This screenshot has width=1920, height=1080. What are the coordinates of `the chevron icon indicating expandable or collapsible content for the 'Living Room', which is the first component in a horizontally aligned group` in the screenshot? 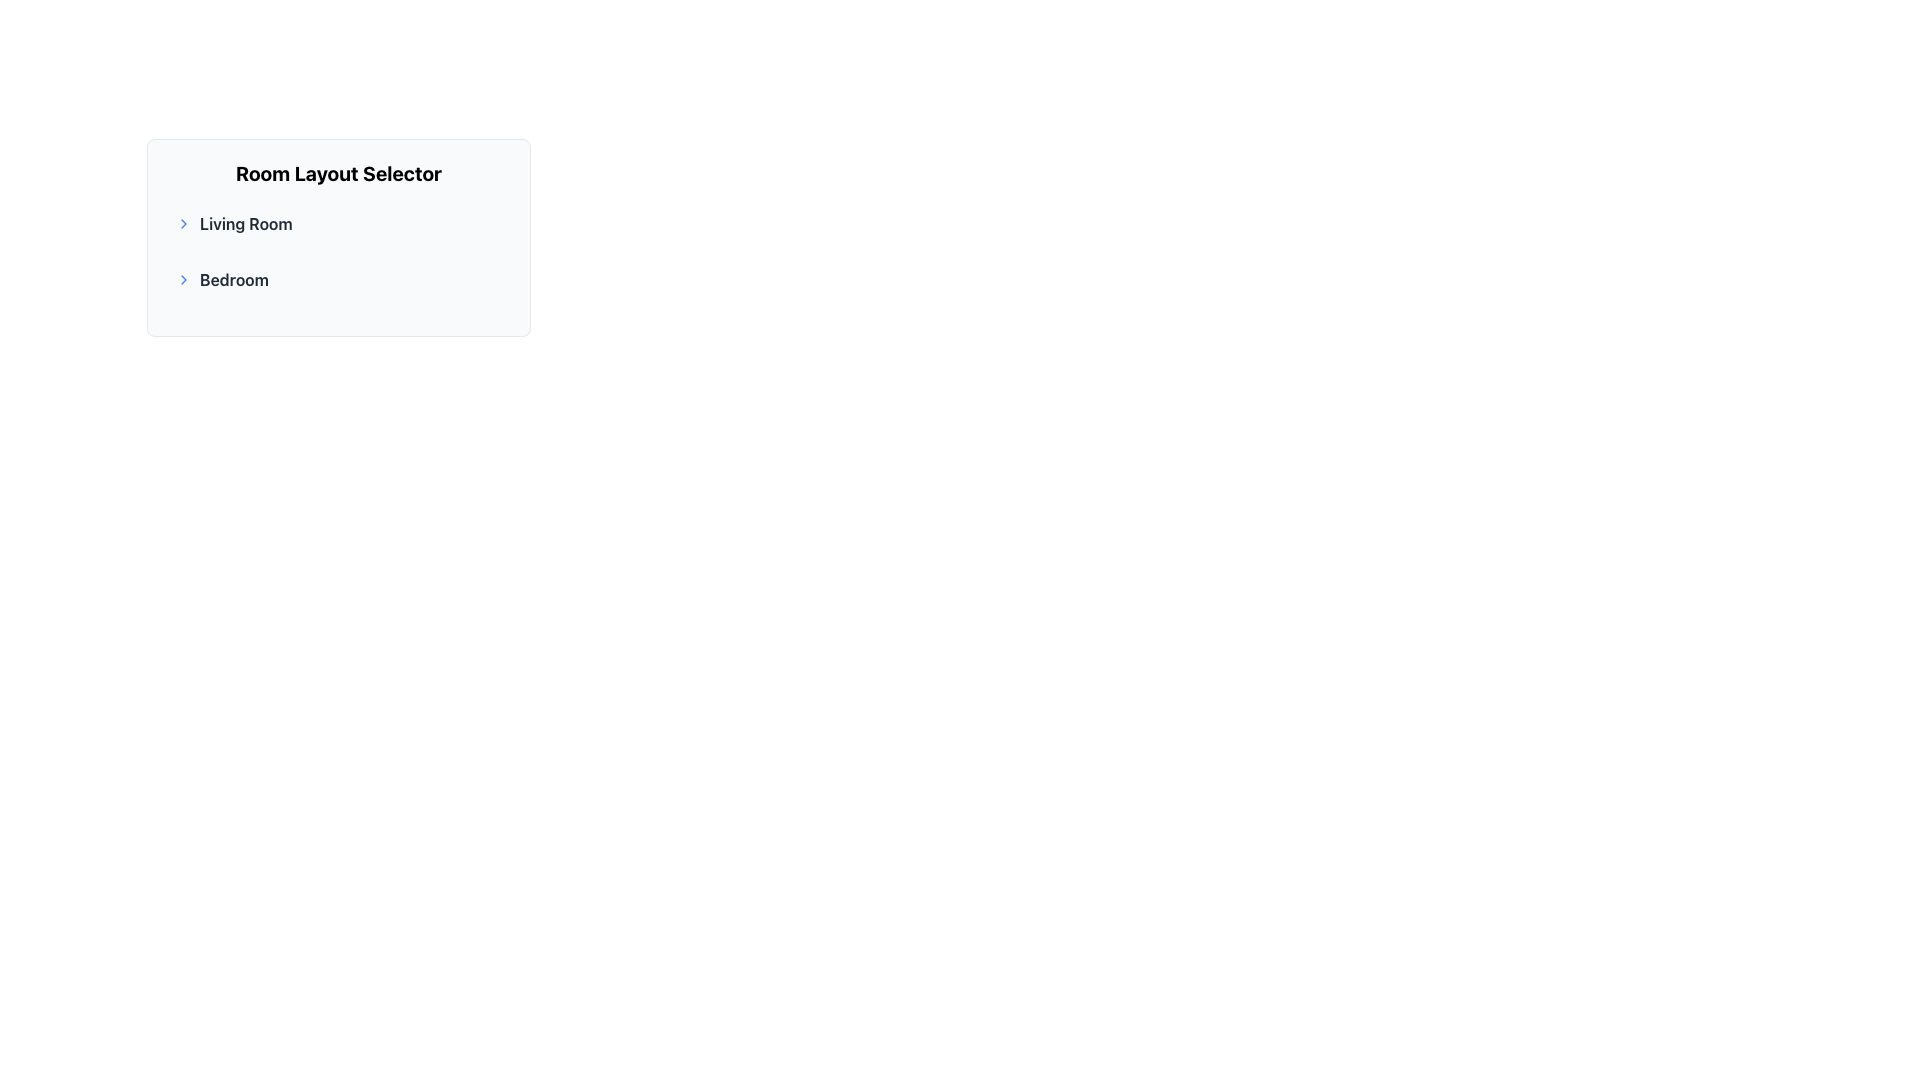 It's located at (183, 223).